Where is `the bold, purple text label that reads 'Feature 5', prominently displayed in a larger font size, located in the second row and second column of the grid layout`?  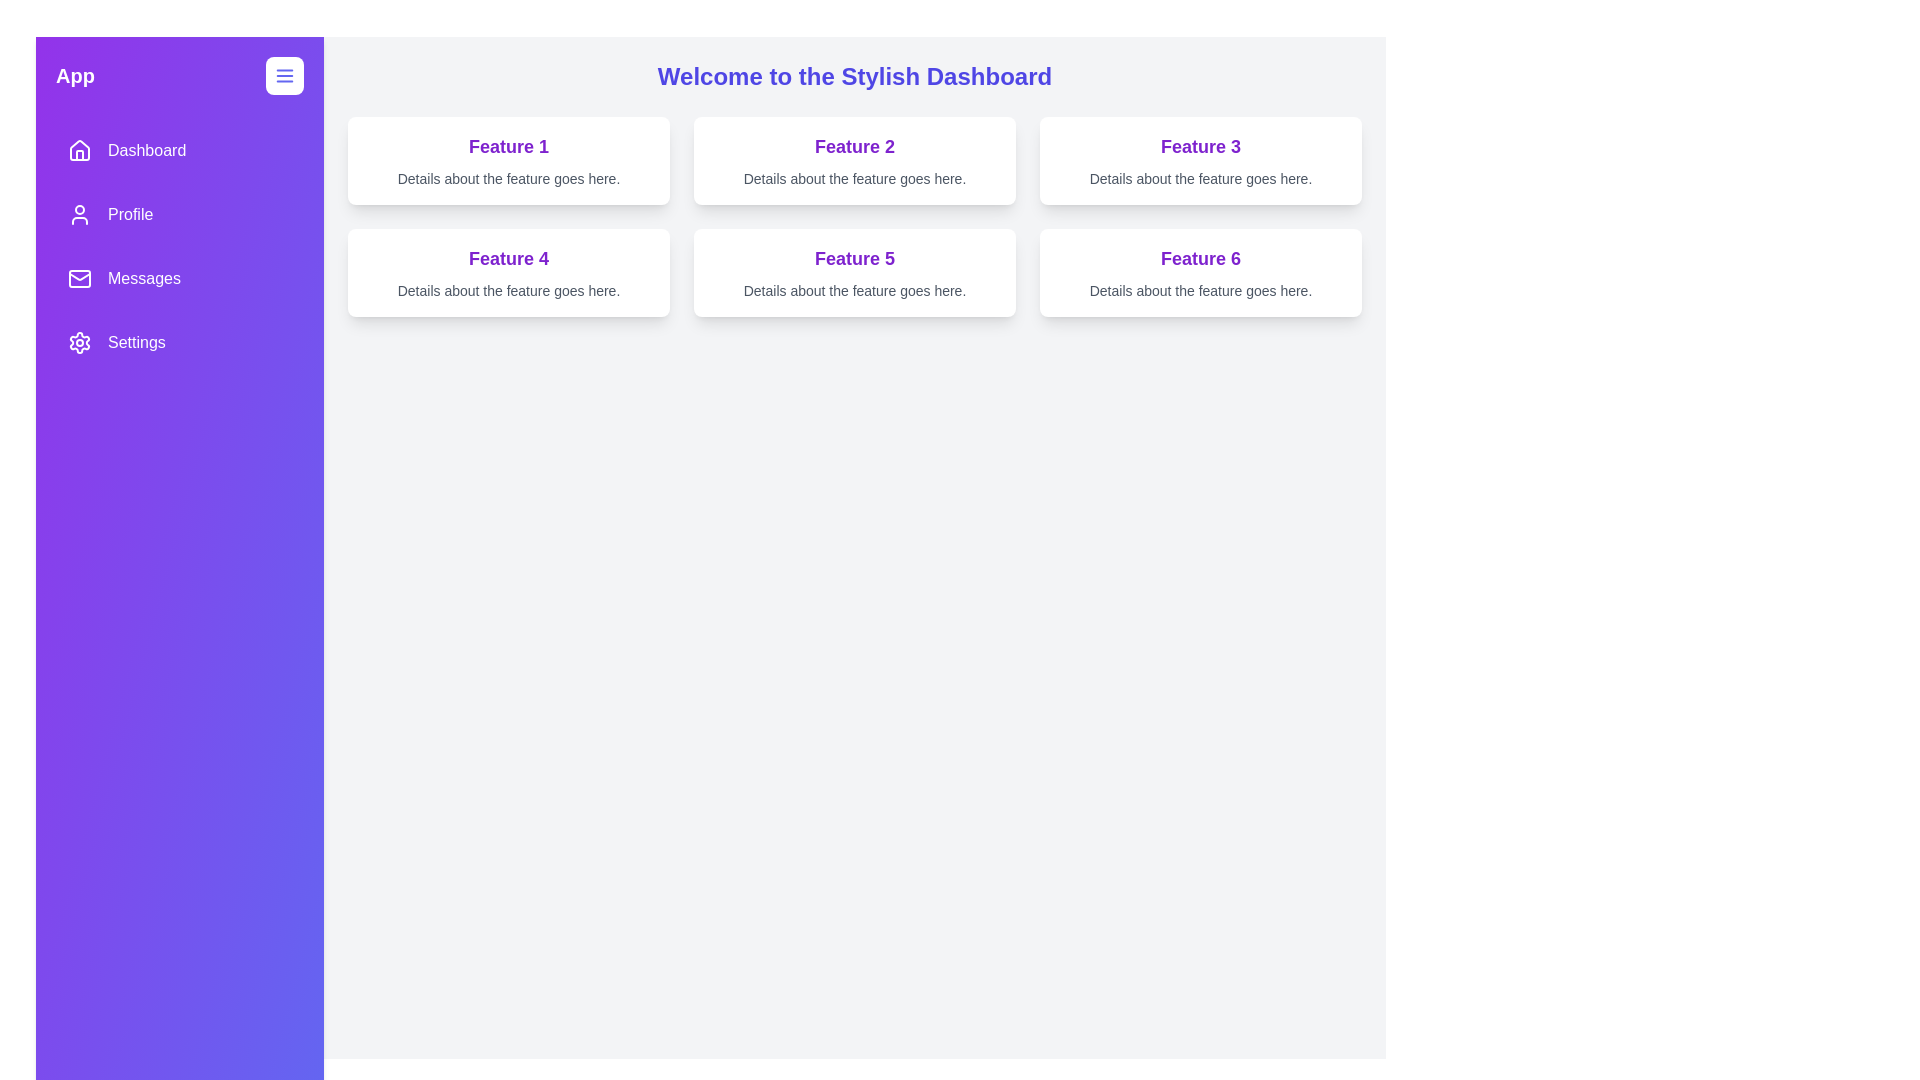 the bold, purple text label that reads 'Feature 5', prominently displayed in a larger font size, located in the second row and second column of the grid layout is located at coordinates (854, 257).